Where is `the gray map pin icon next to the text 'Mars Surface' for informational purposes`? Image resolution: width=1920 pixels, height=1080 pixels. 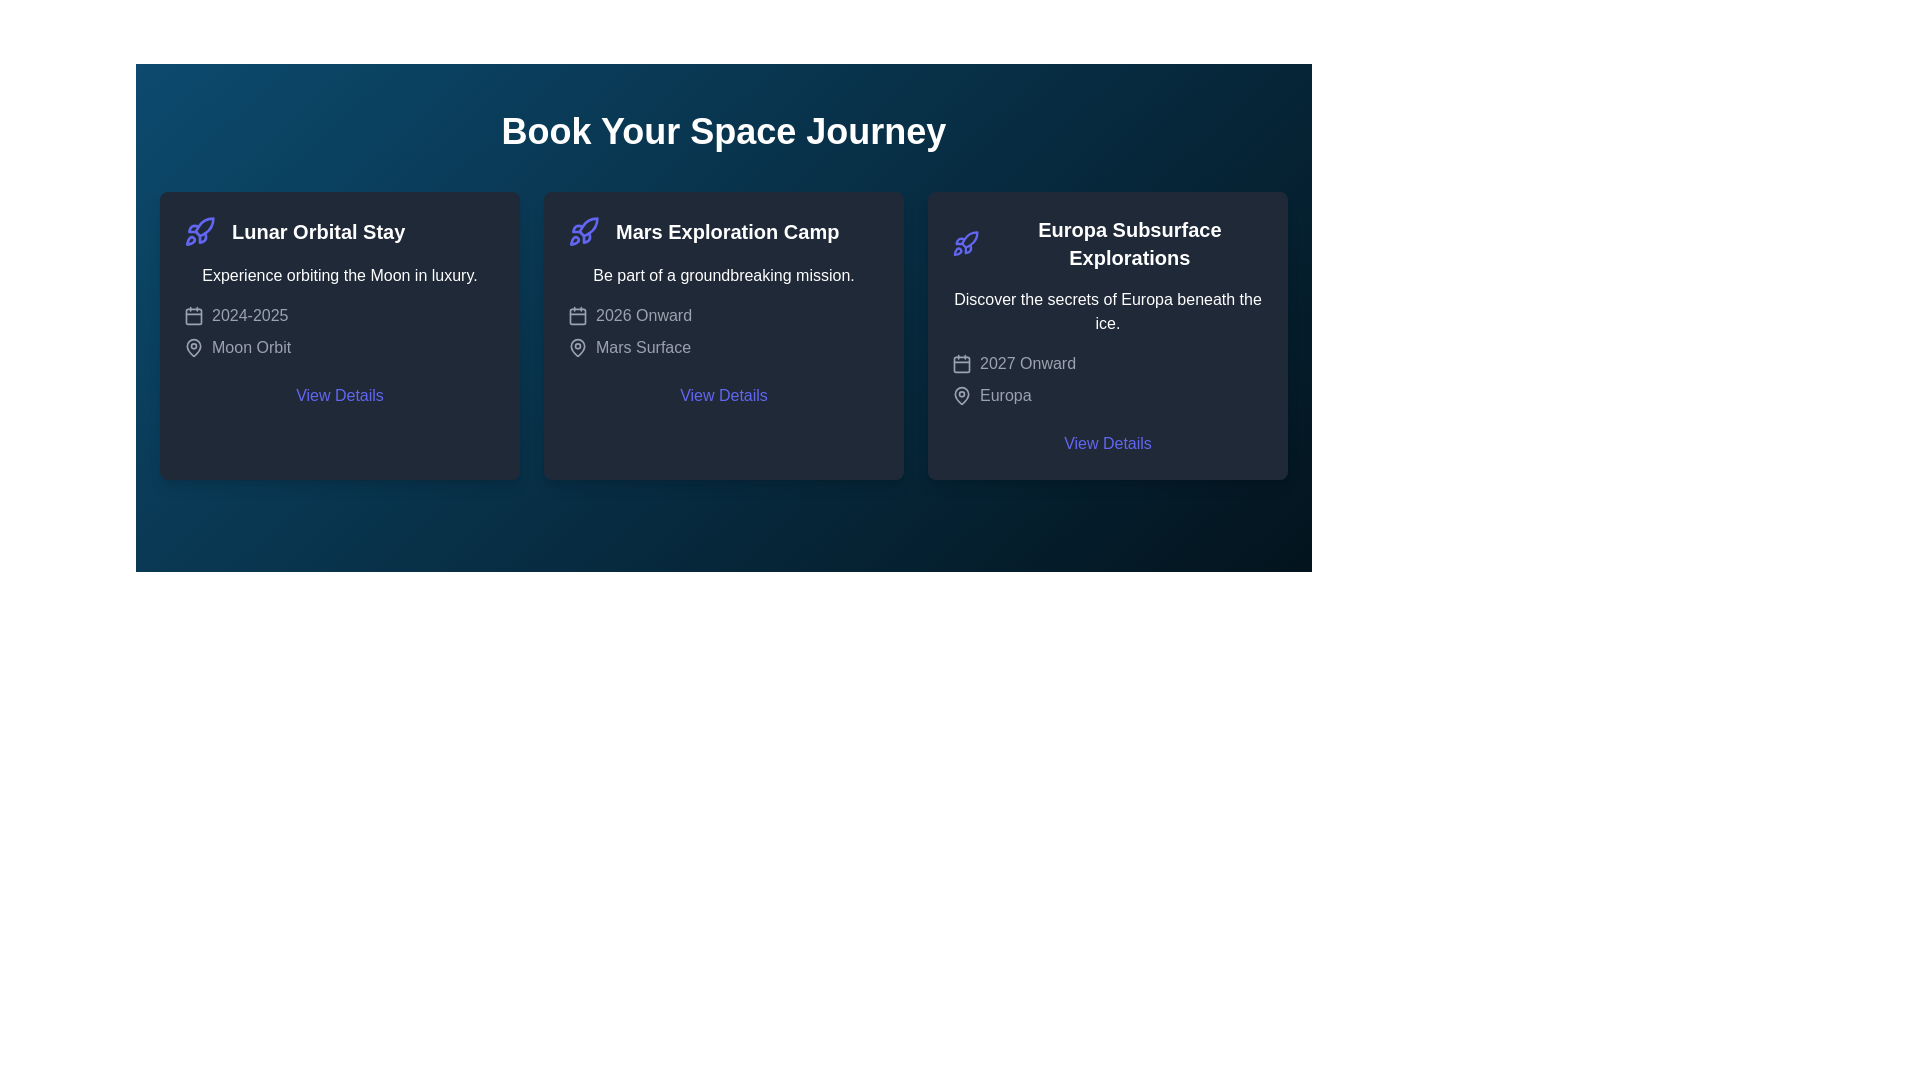
the gray map pin icon next to the text 'Mars Surface' for informational purposes is located at coordinates (576, 346).